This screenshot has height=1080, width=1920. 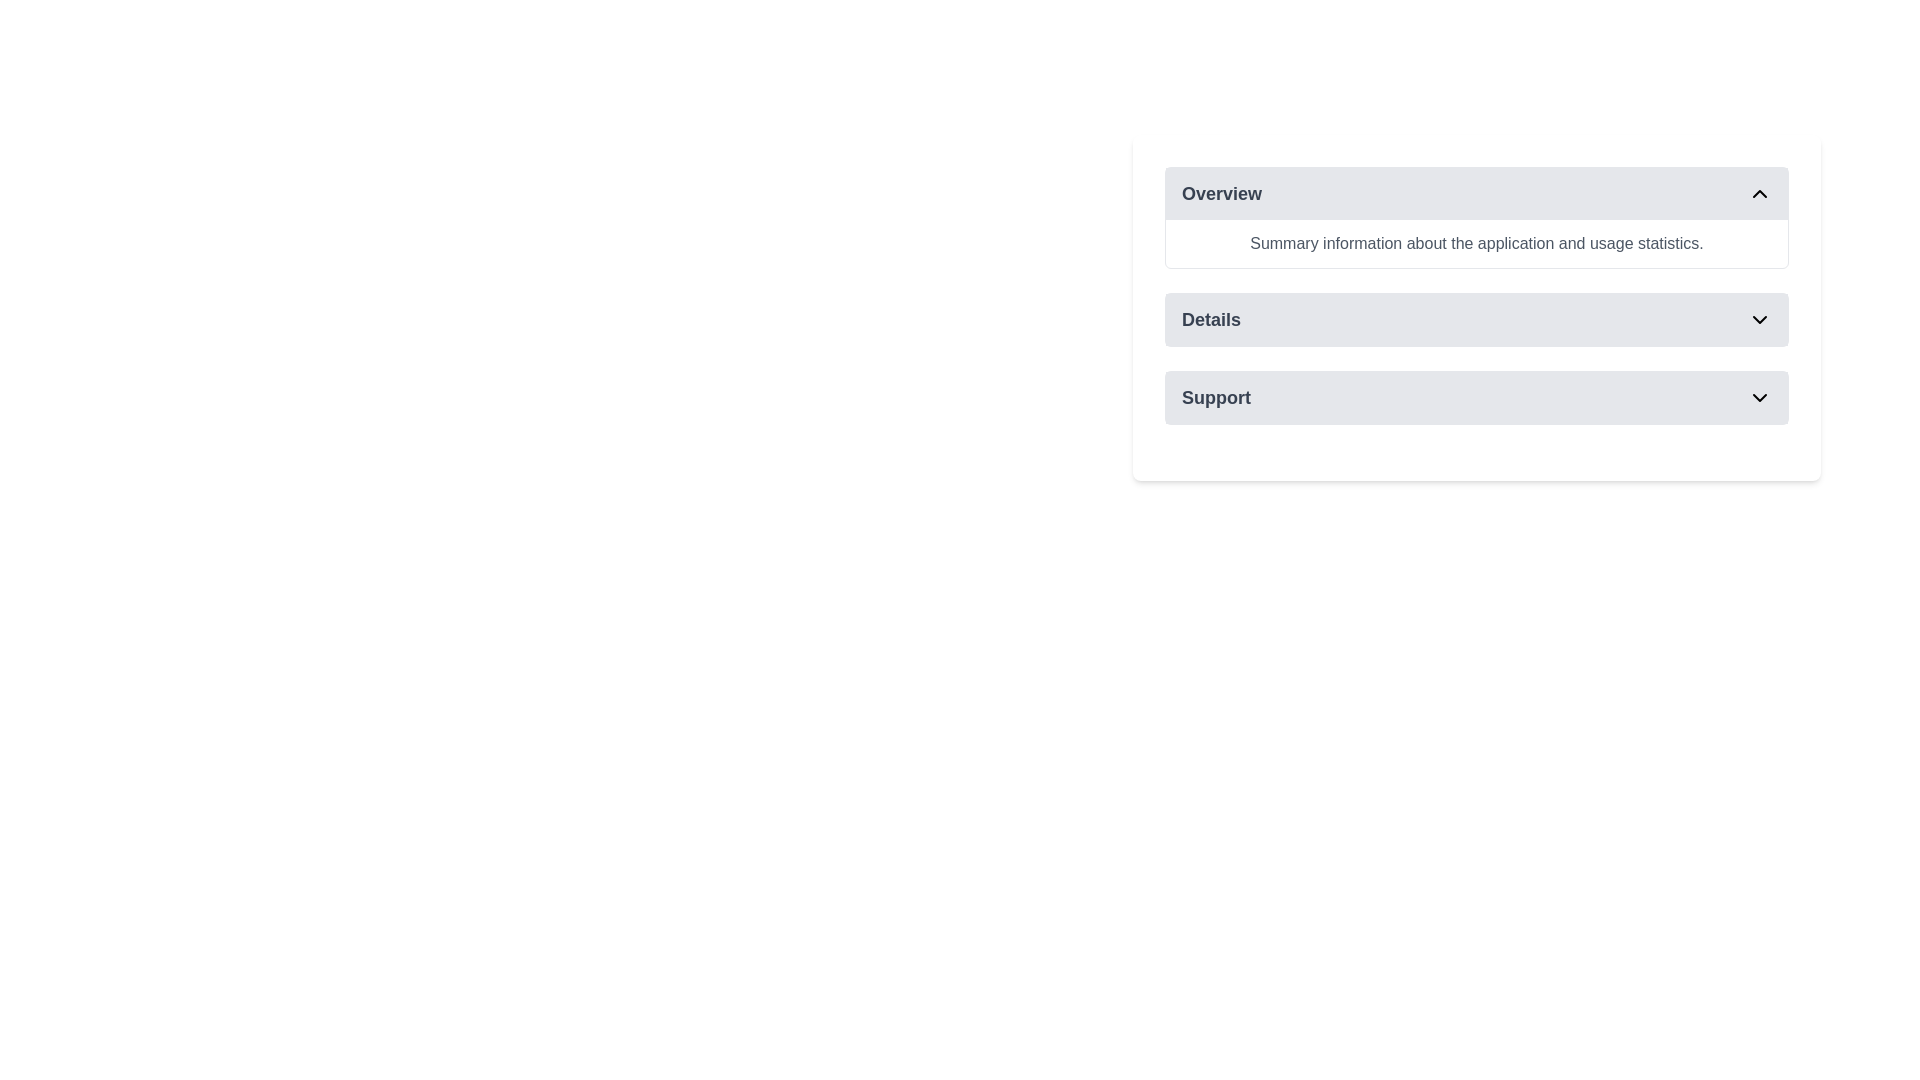 I want to click on the text label that indicates the category or type of options within a collapsible section in the settings menu, so click(x=1215, y=397).